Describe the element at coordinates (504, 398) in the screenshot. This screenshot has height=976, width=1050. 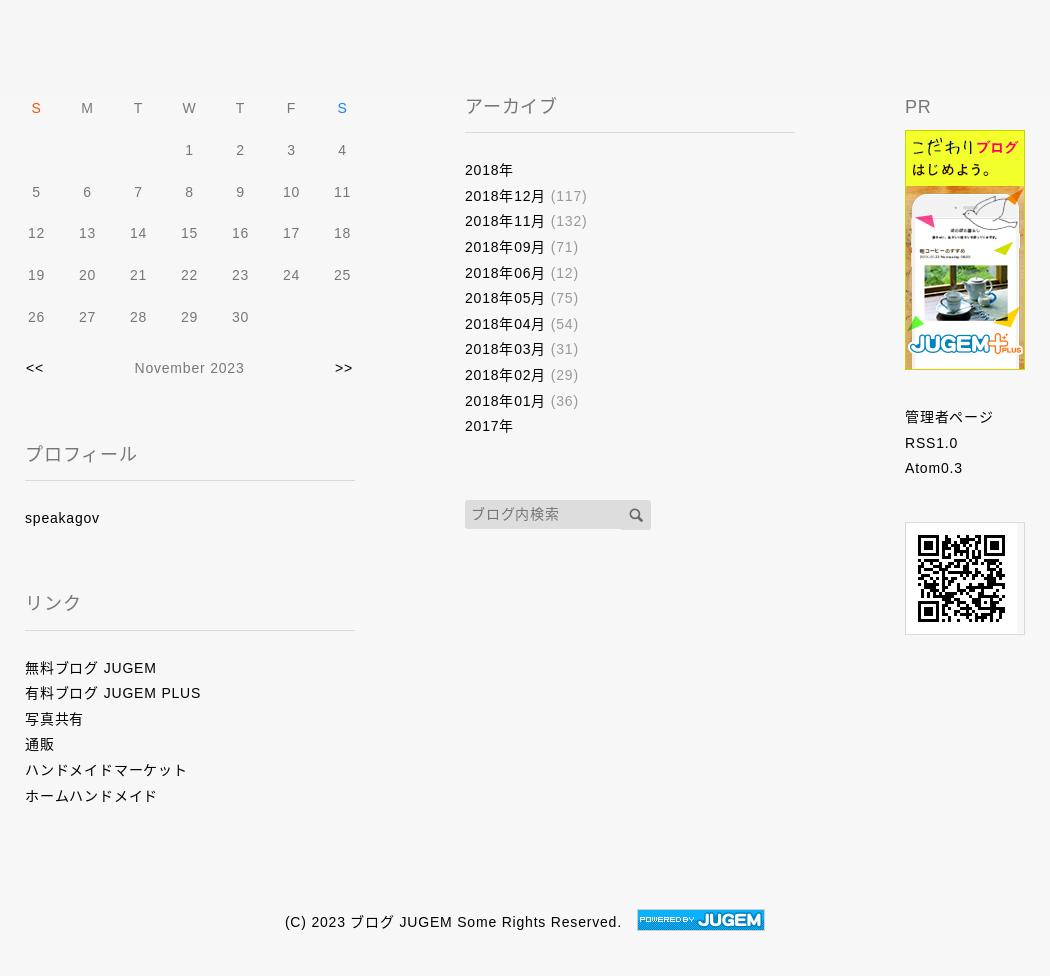
I see `'2018年01月'` at that location.